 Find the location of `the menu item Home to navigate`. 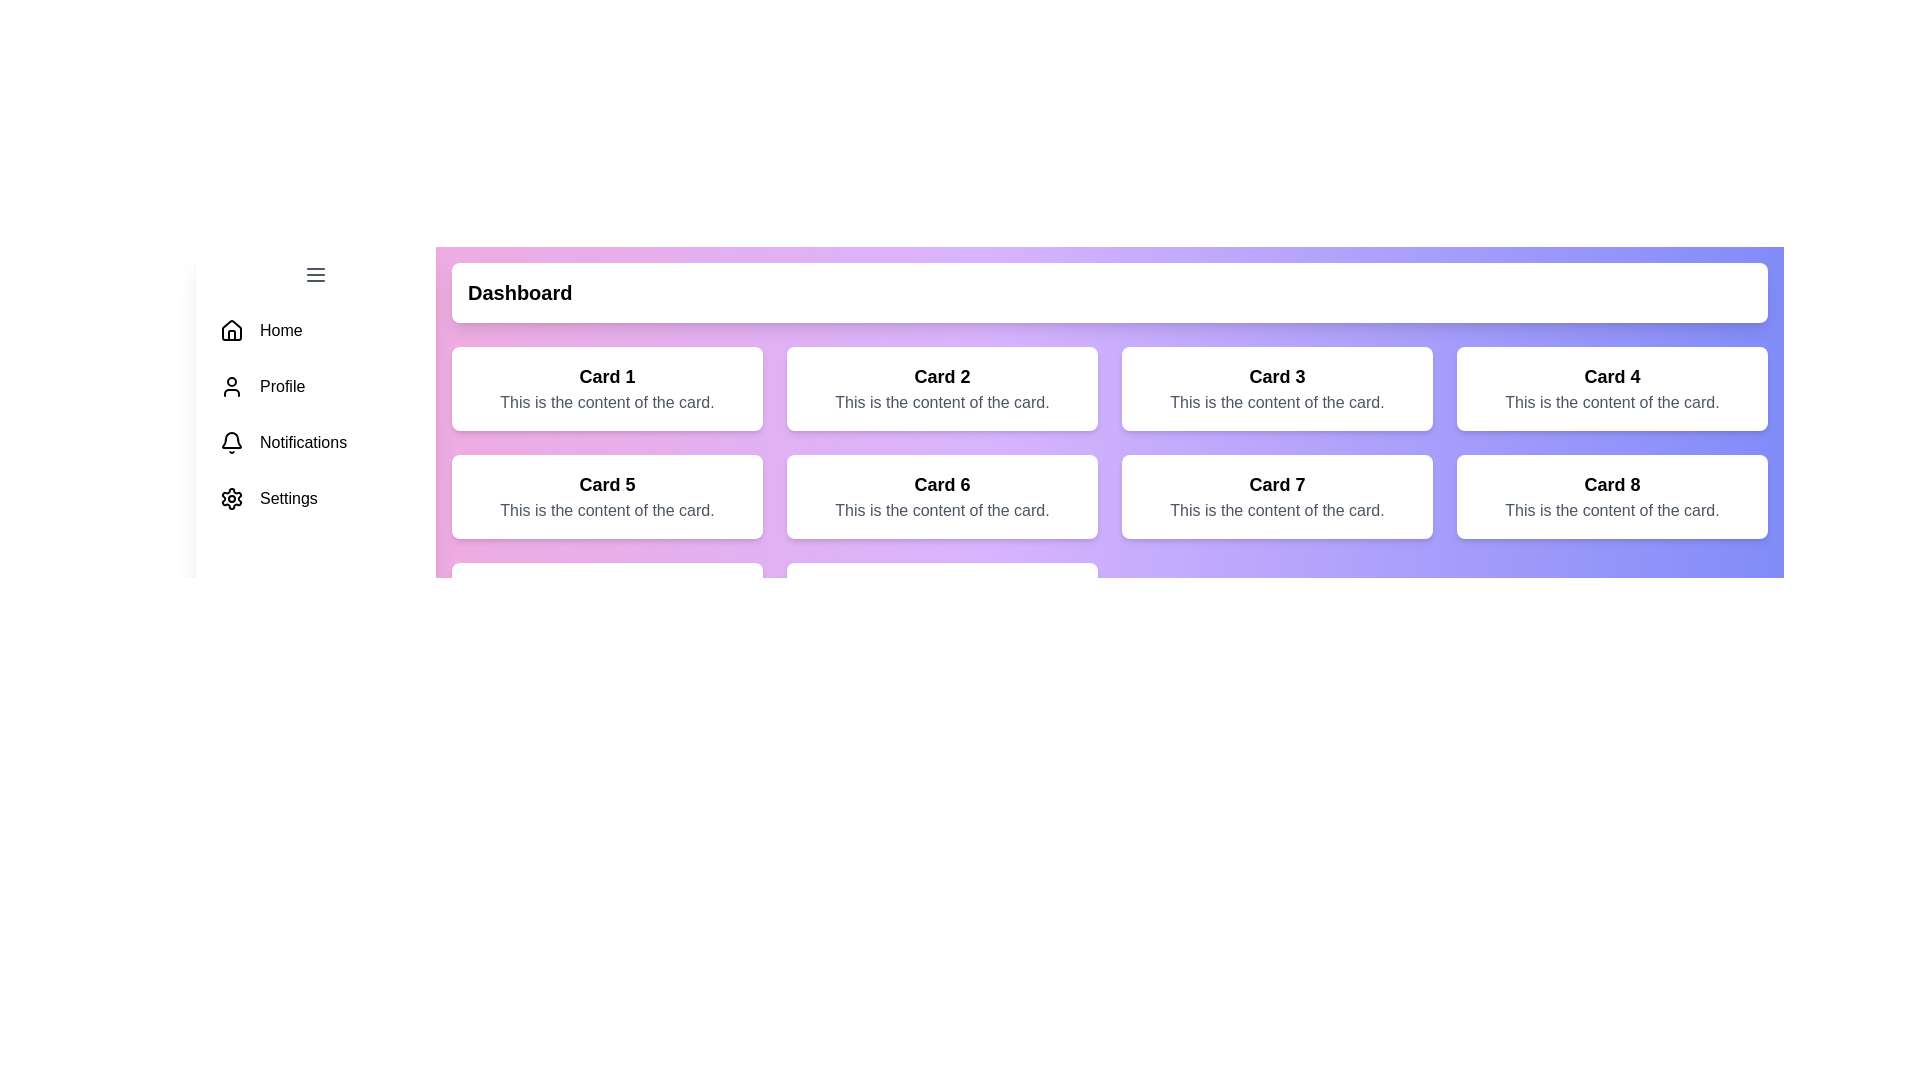

the menu item Home to navigate is located at coordinates (315, 330).